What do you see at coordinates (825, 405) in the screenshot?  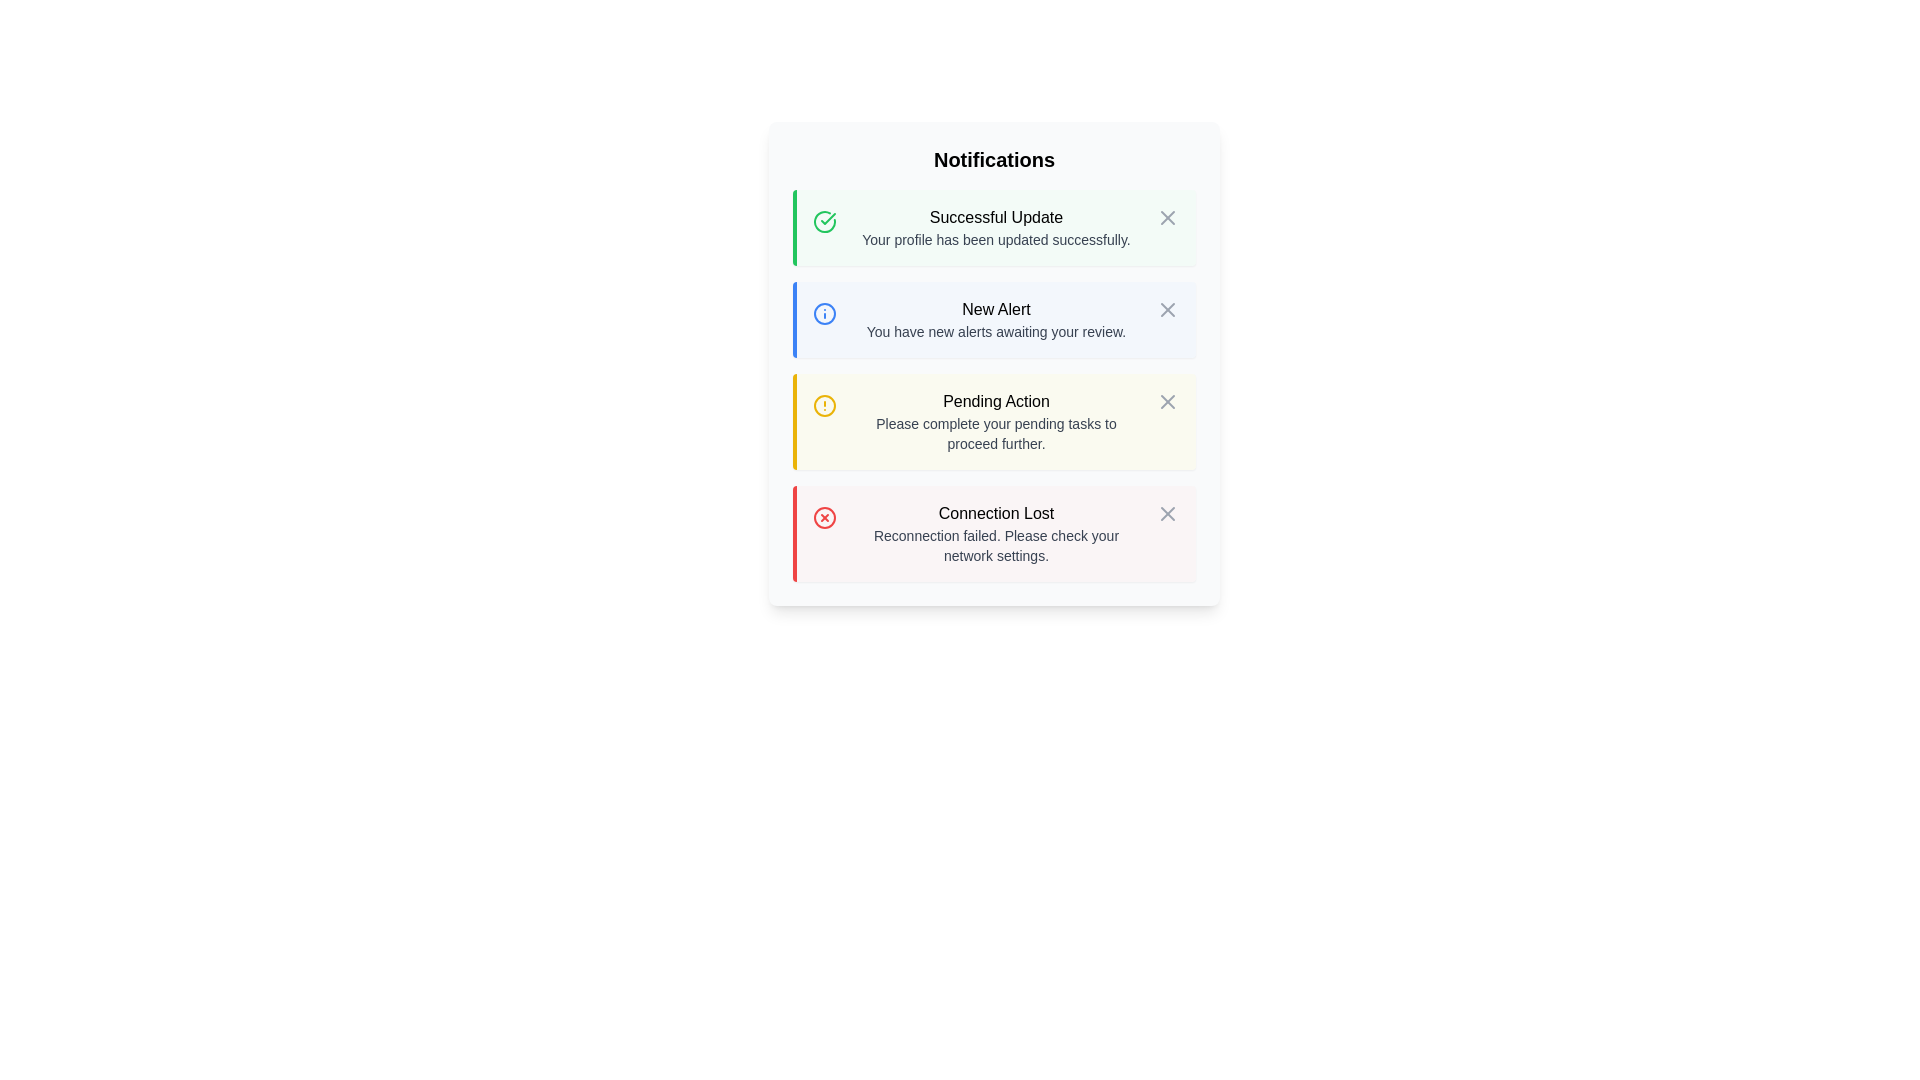 I see `the alert icon representing a warning message` at bounding box center [825, 405].